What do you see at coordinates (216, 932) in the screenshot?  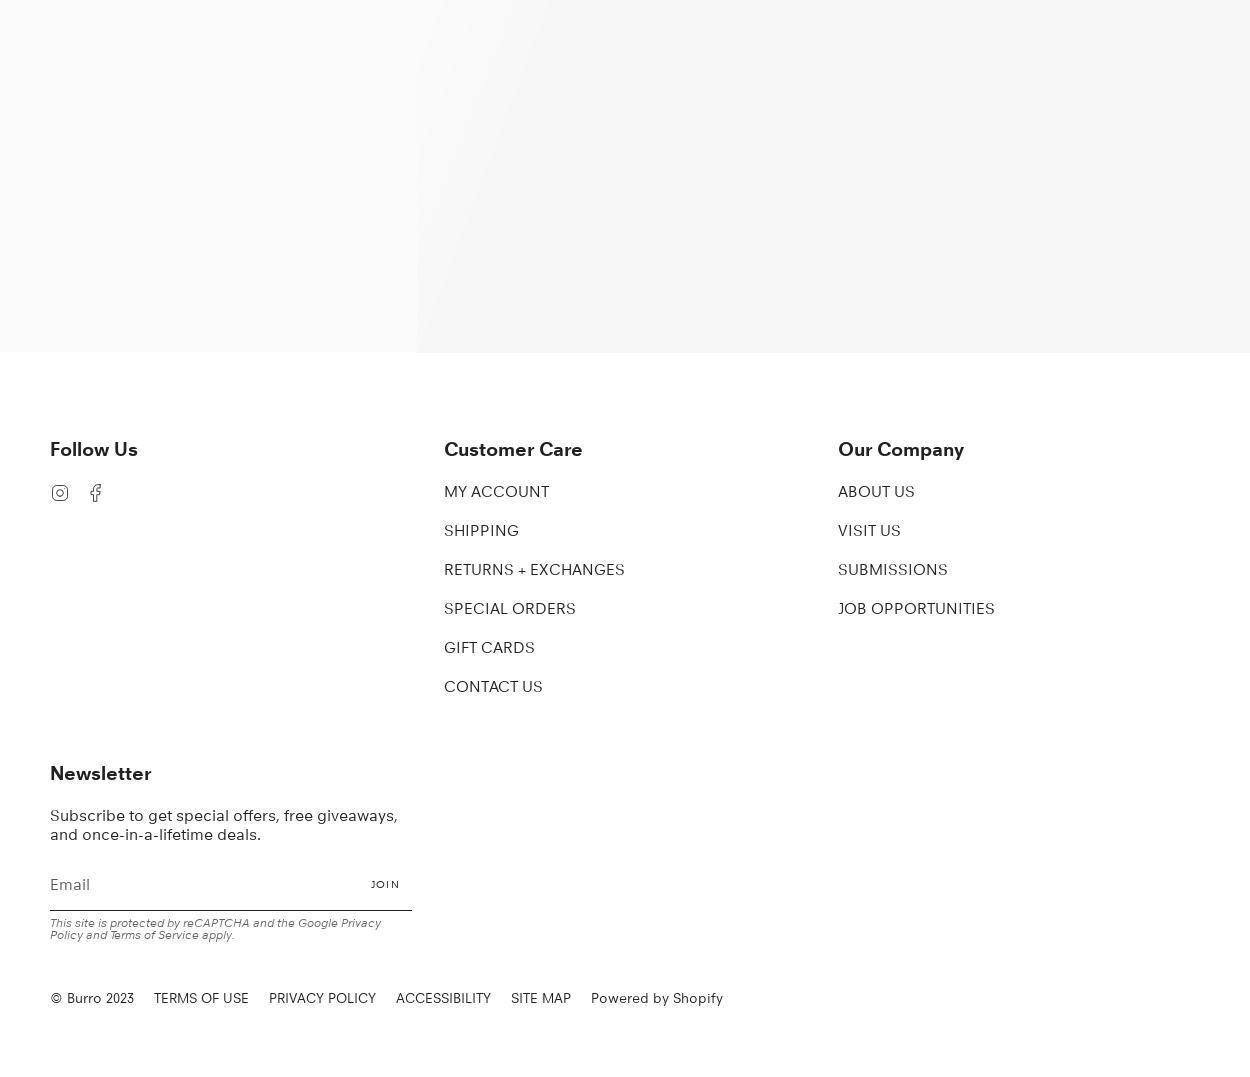 I see `'apply.'` at bounding box center [216, 932].